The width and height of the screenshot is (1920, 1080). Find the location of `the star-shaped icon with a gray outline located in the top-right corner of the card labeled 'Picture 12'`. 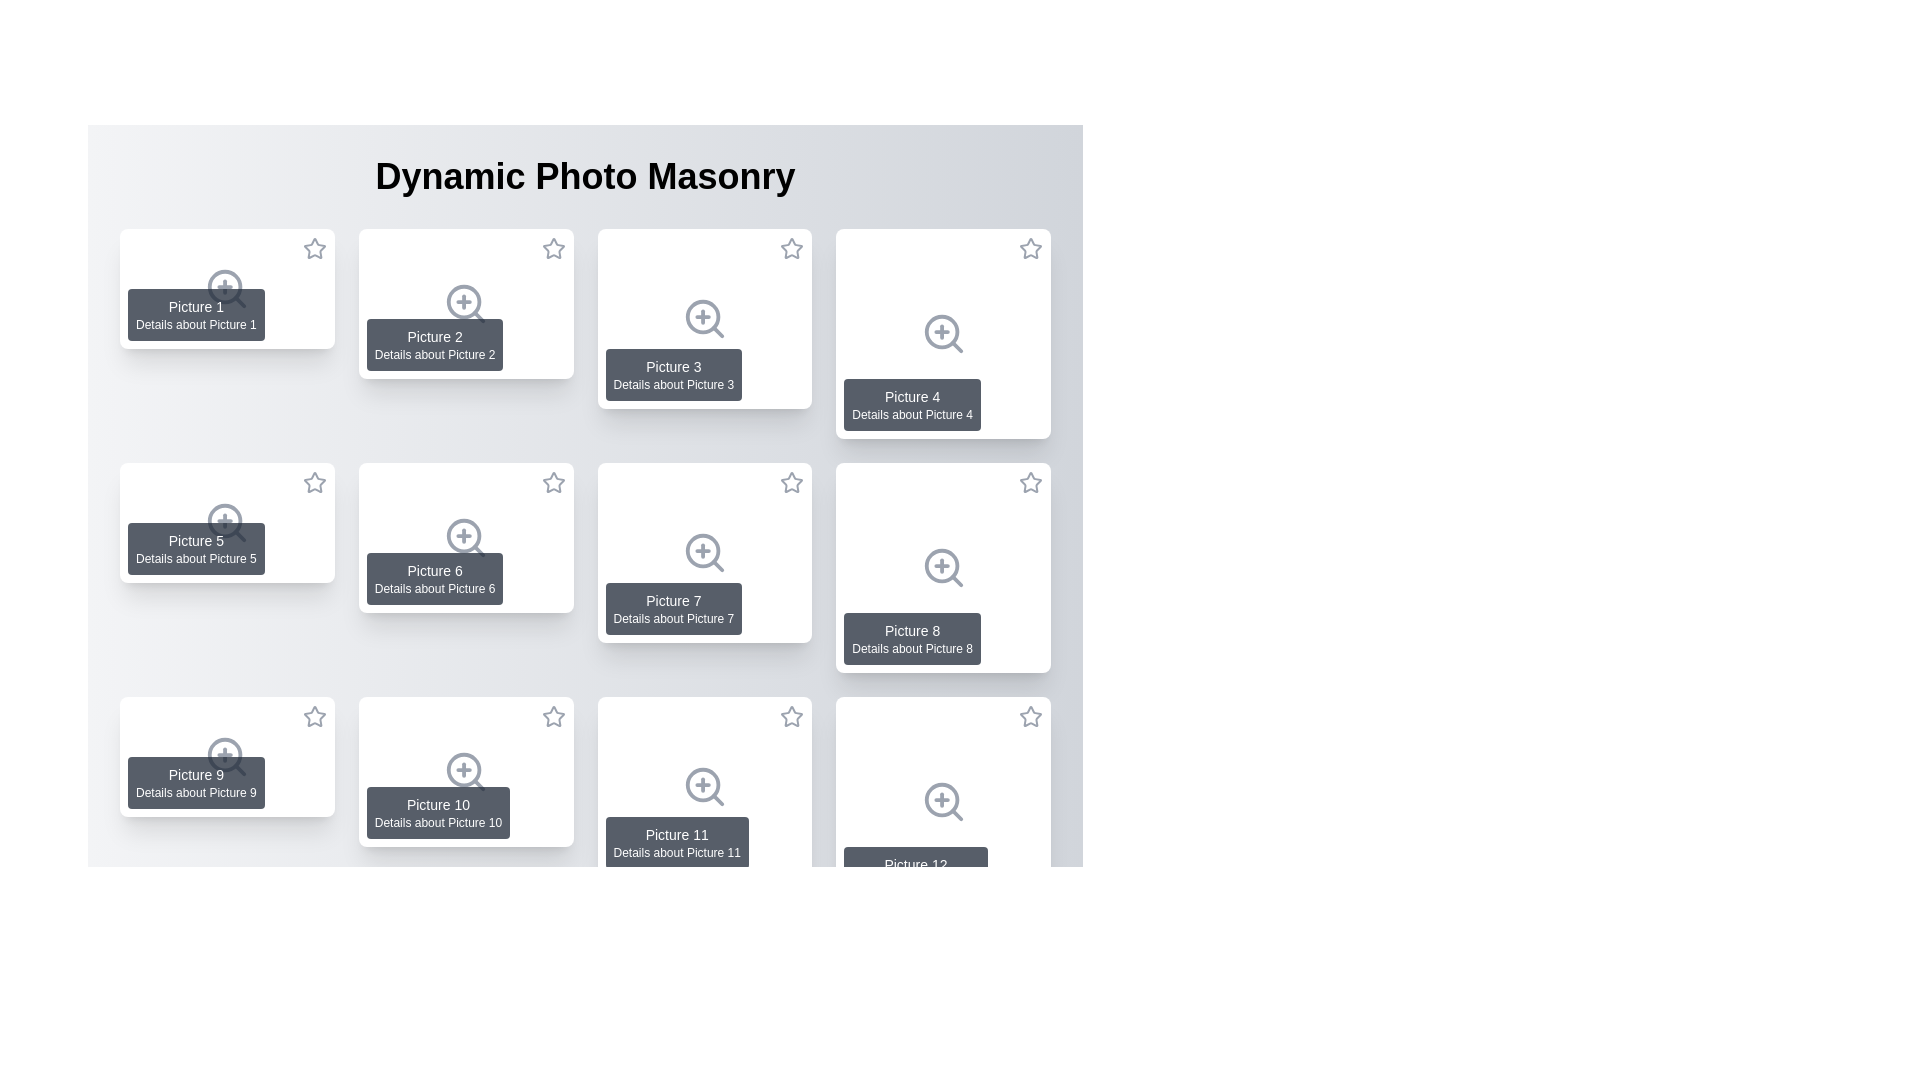

the star-shaped icon with a gray outline located in the top-right corner of the card labeled 'Picture 12' is located at coordinates (1031, 716).